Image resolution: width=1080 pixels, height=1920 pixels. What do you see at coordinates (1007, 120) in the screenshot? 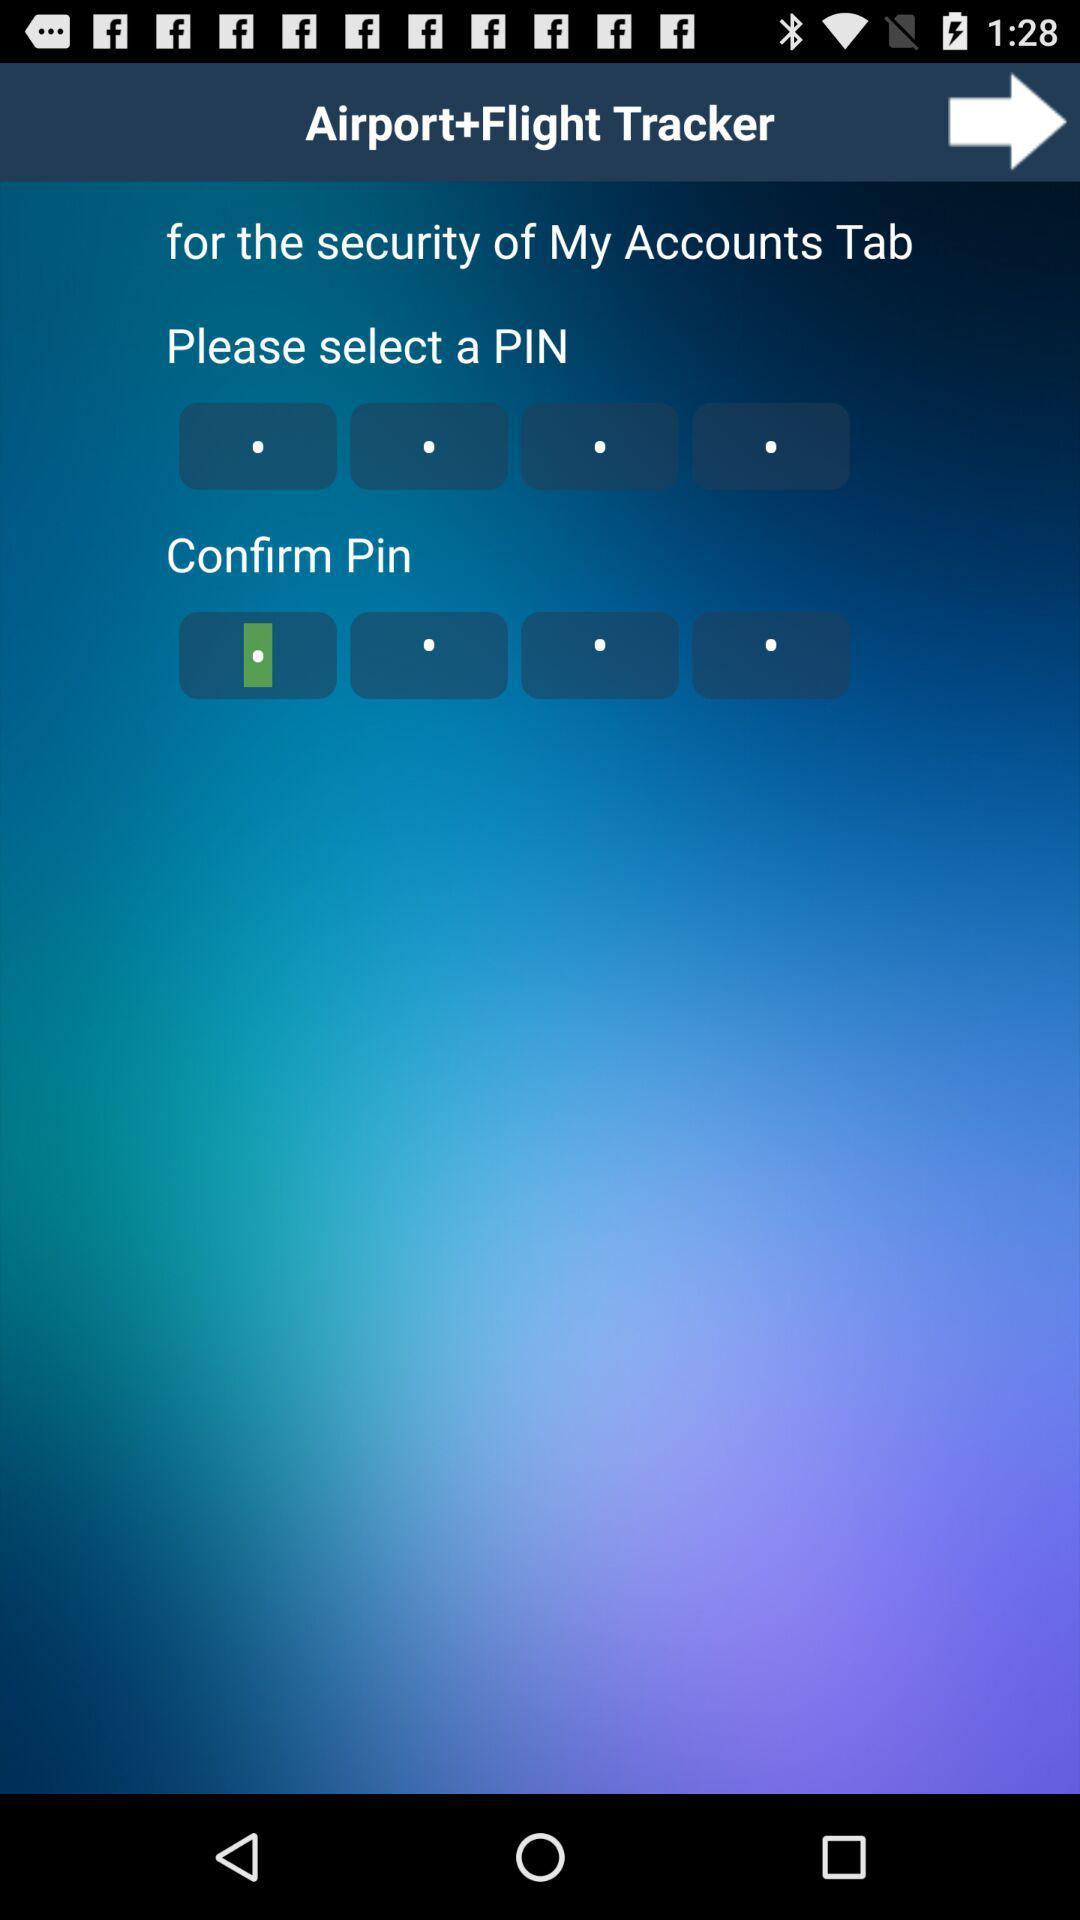
I see `button next to airportflight tracker` at bounding box center [1007, 120].